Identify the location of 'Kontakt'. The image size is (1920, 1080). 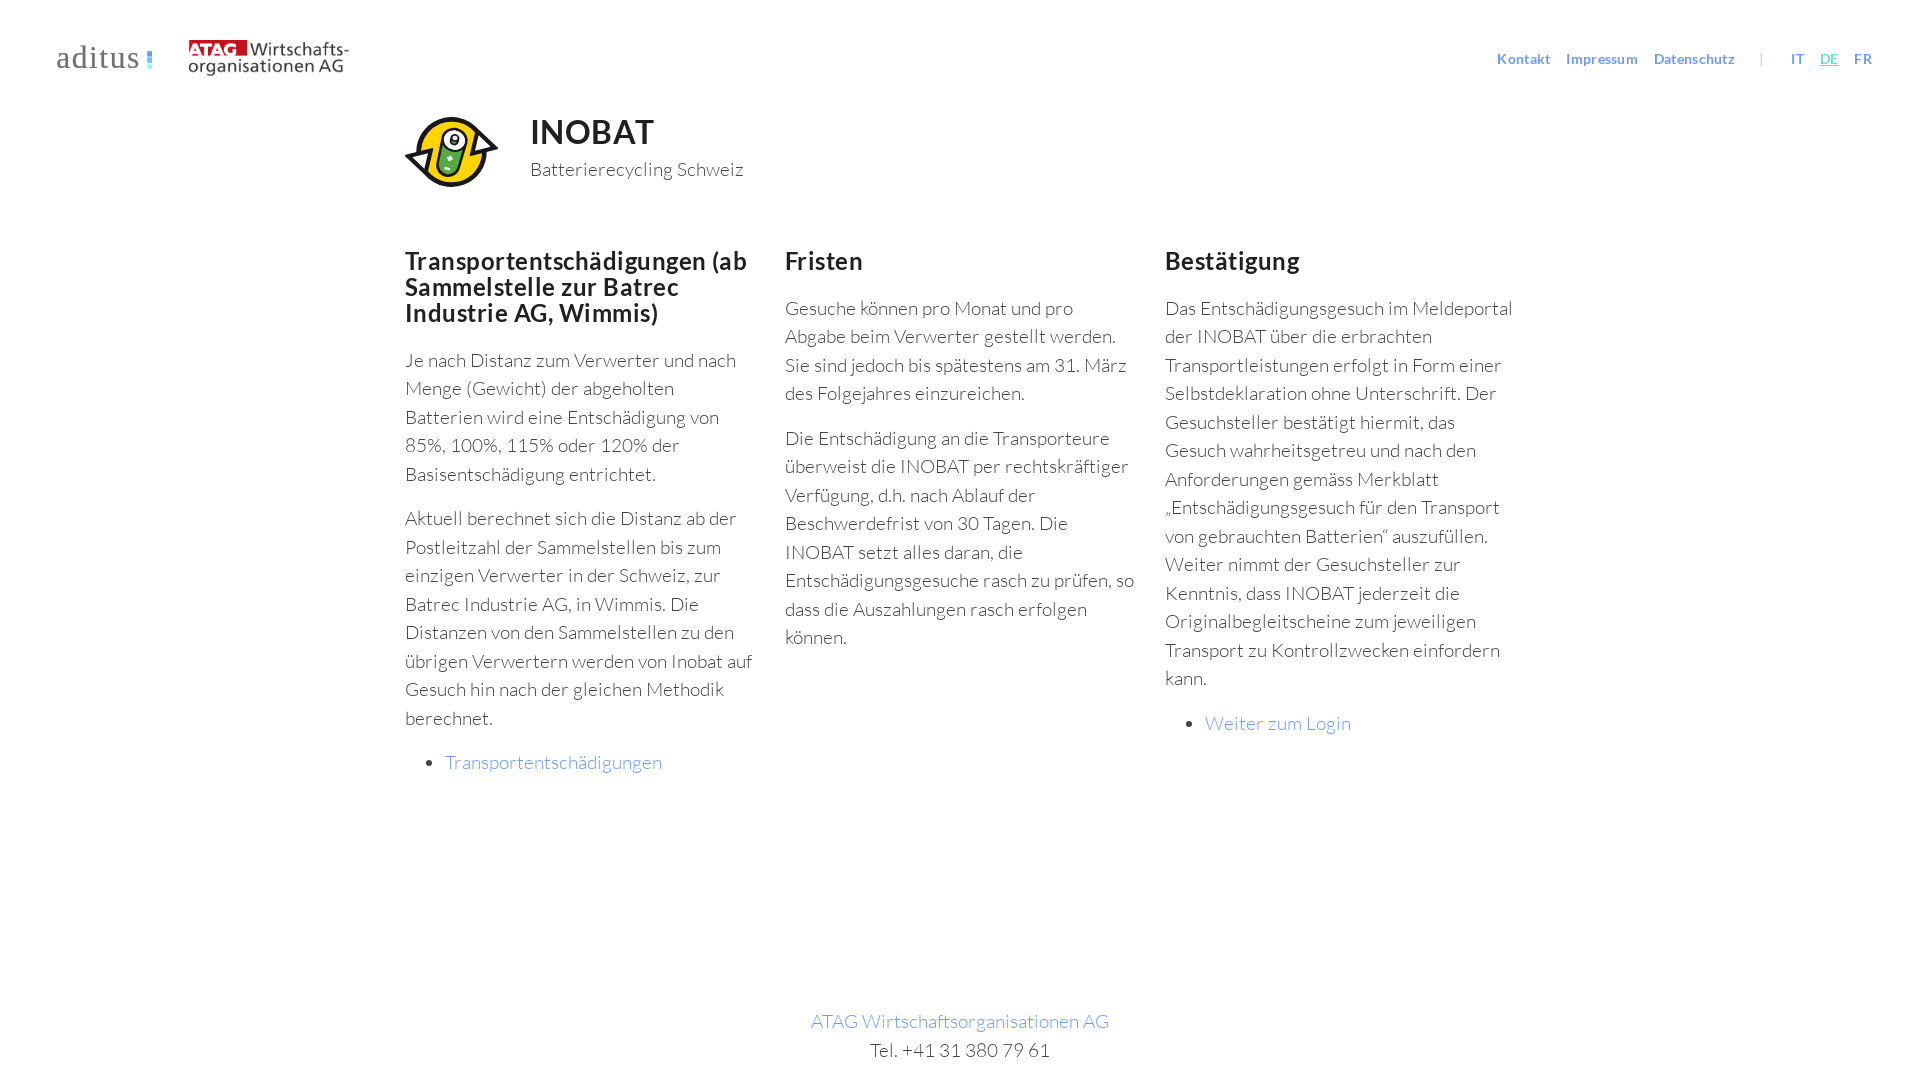
(1522, 57).